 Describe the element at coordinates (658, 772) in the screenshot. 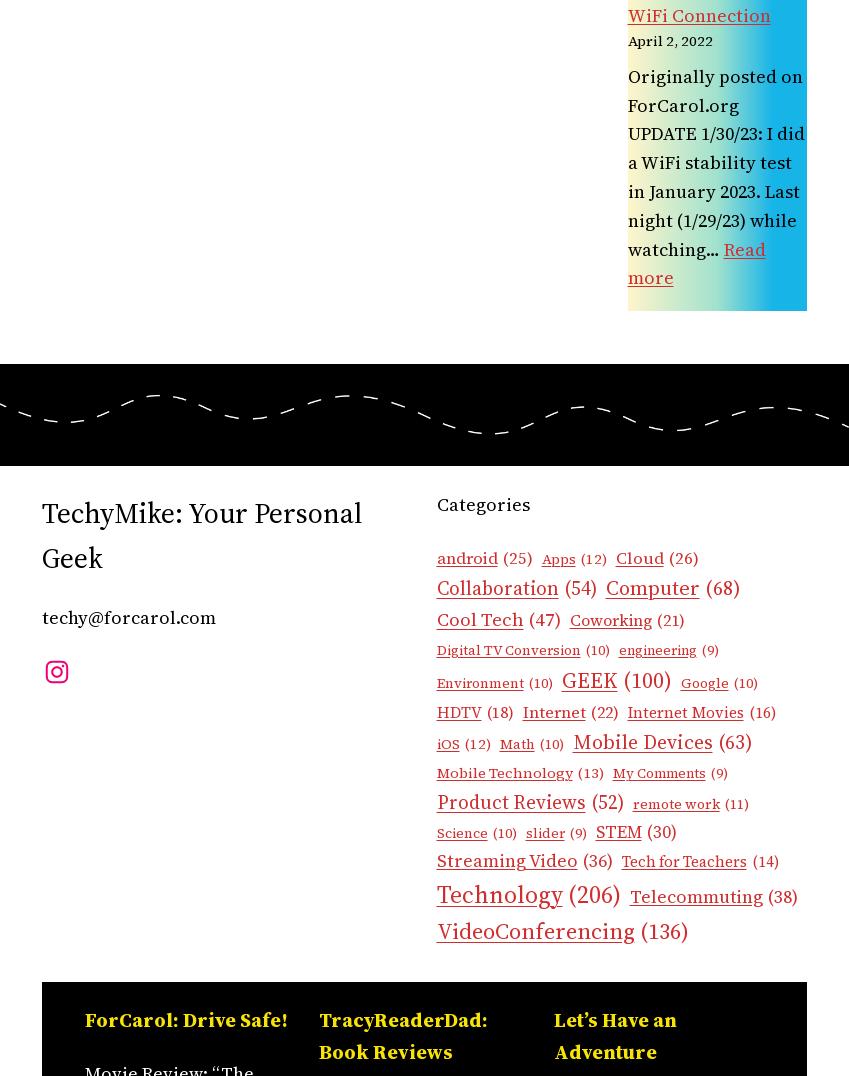

I see `'My Comments'` at that location.